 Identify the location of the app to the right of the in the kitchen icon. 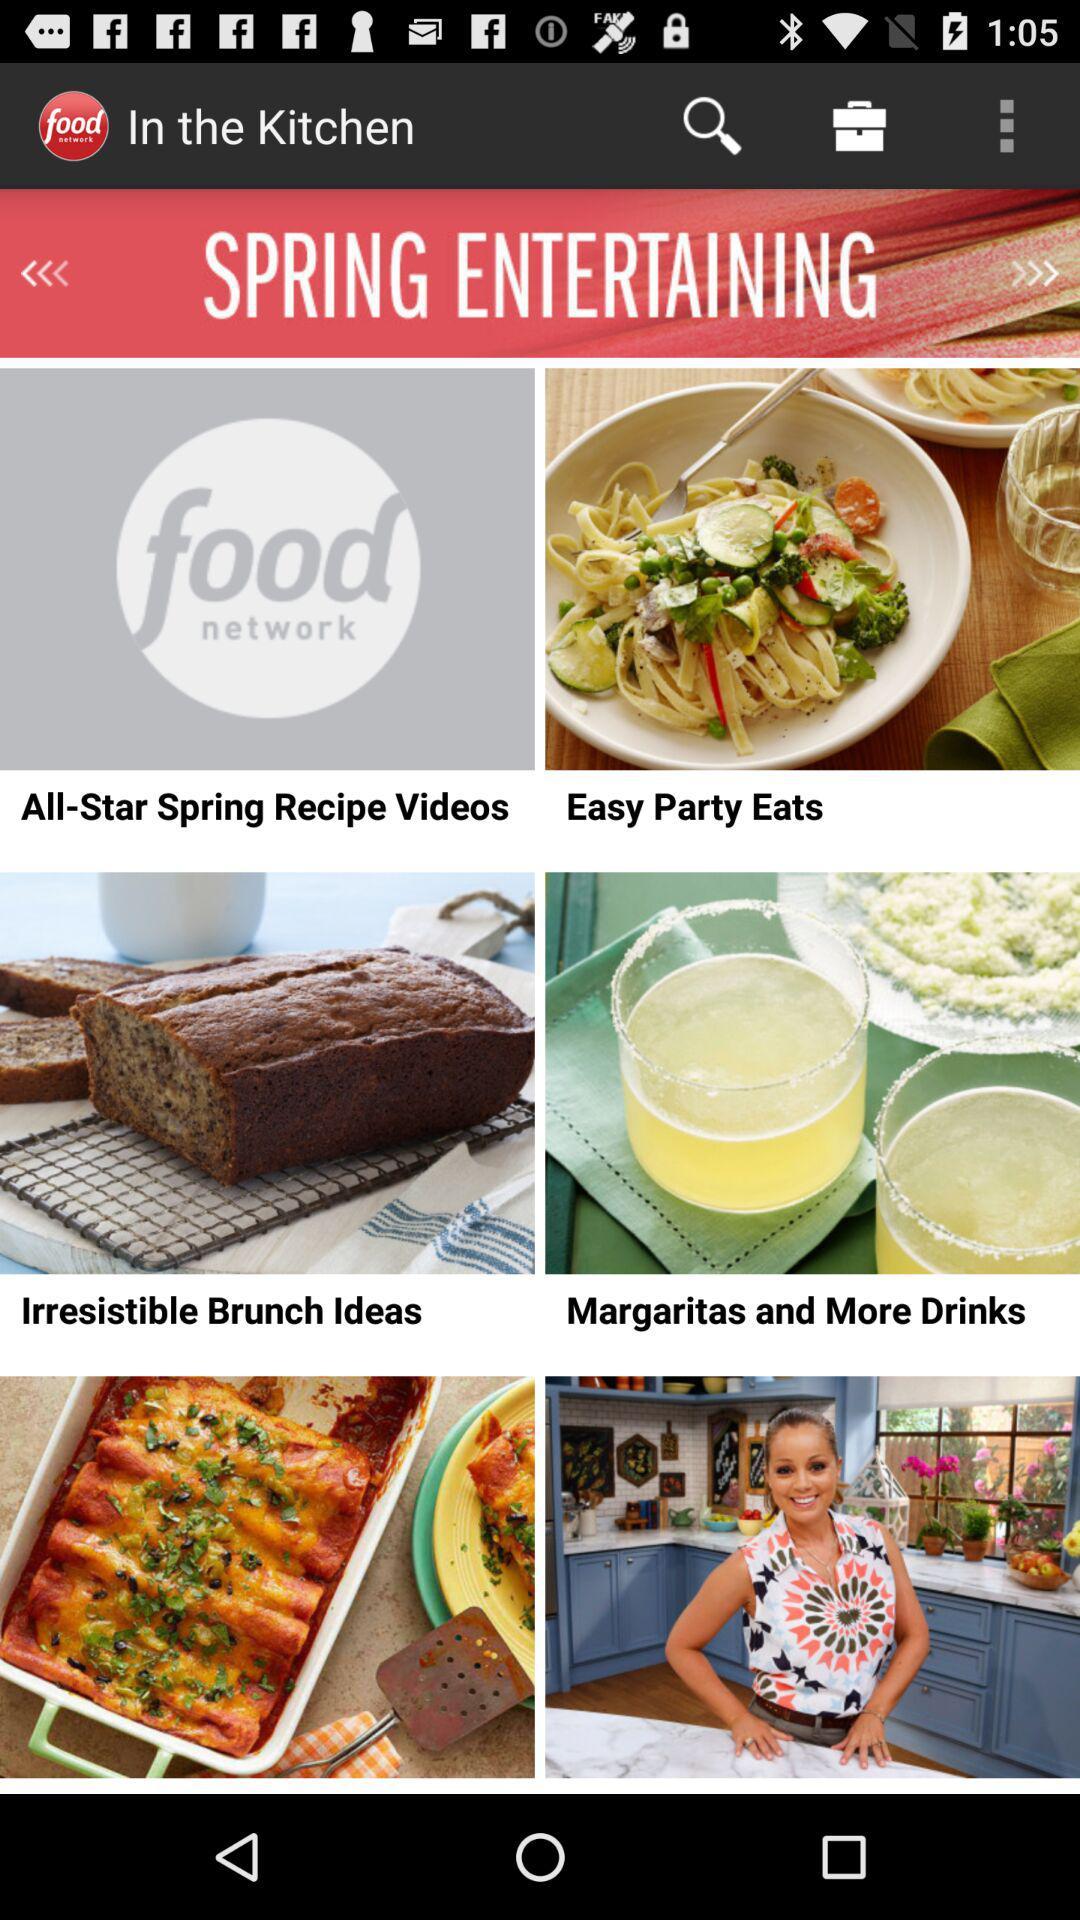
(711, 124).